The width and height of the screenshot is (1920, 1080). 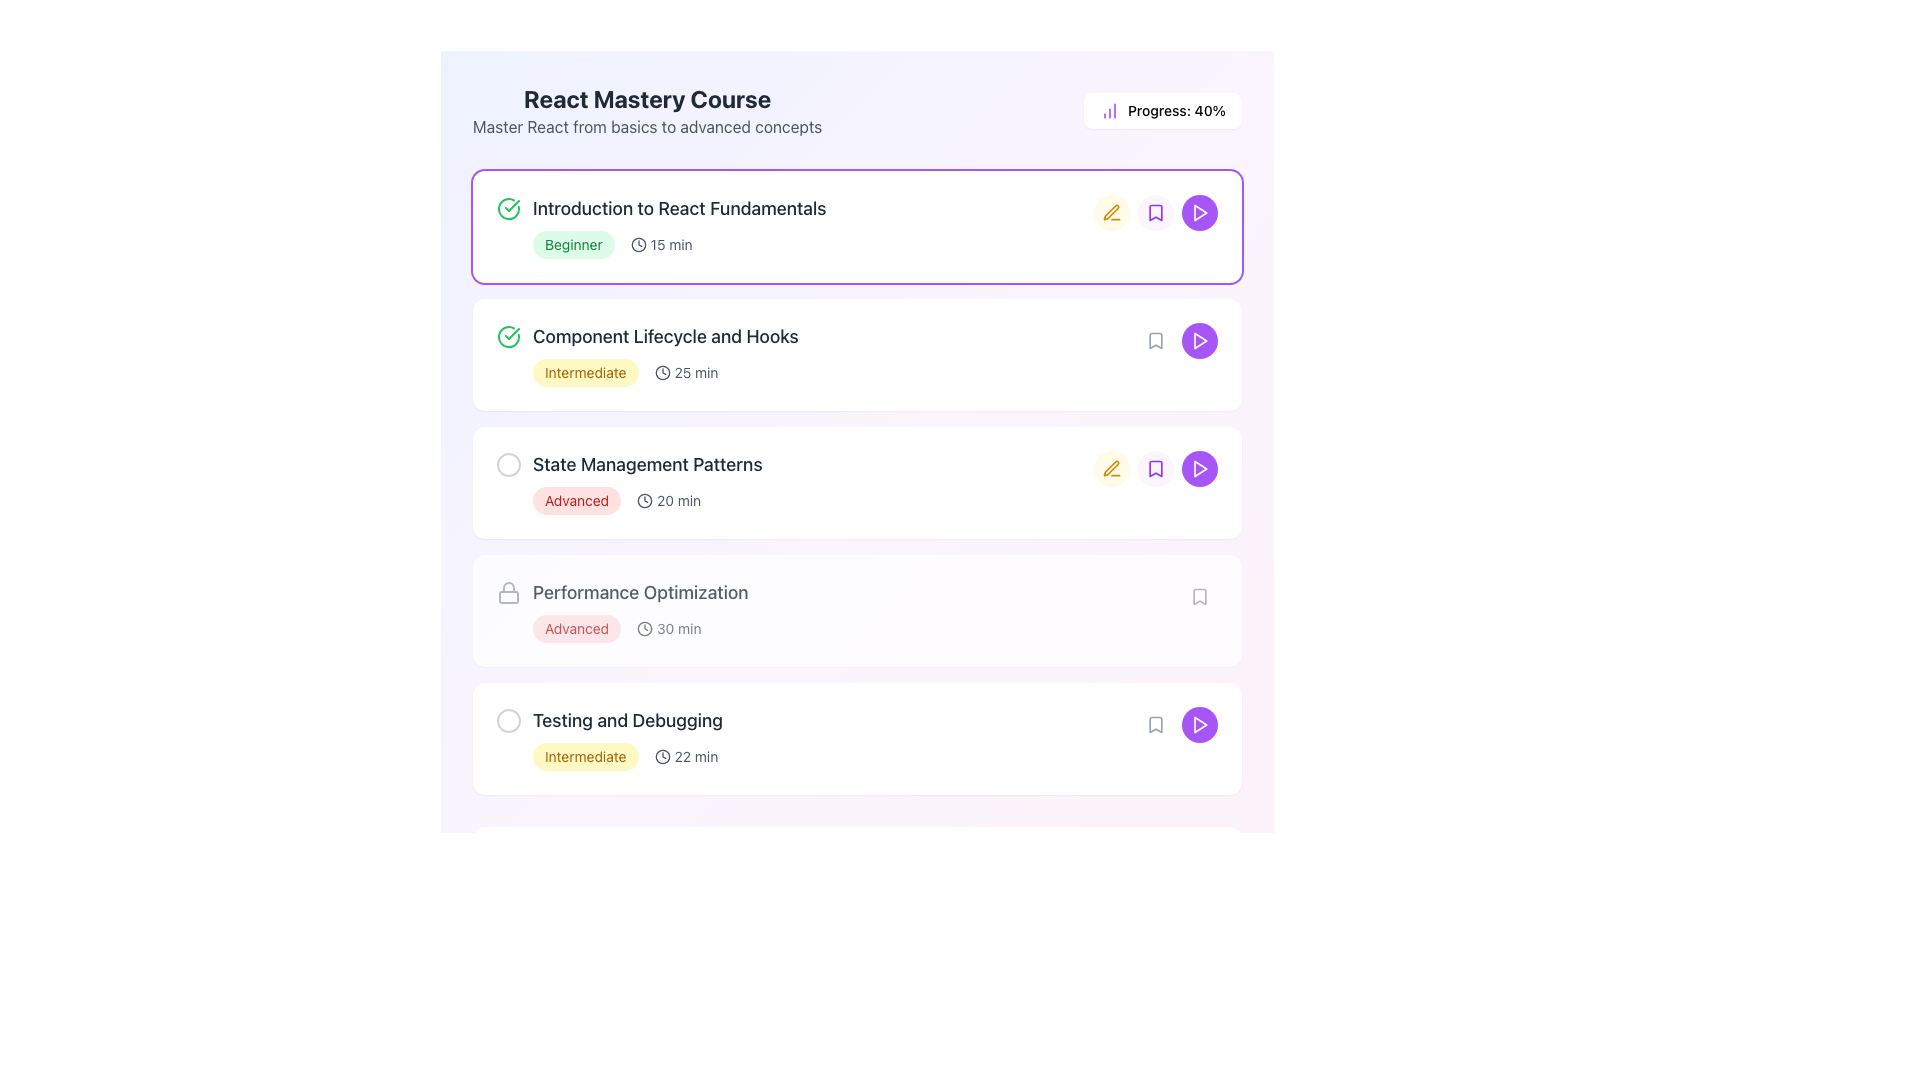 I want to click on the triangular-shaped play button icon with a bold outline and purple circular background located to the right of the text 'Testing and Debugging' to initiate the associated action, so click(x=1200, y=725).